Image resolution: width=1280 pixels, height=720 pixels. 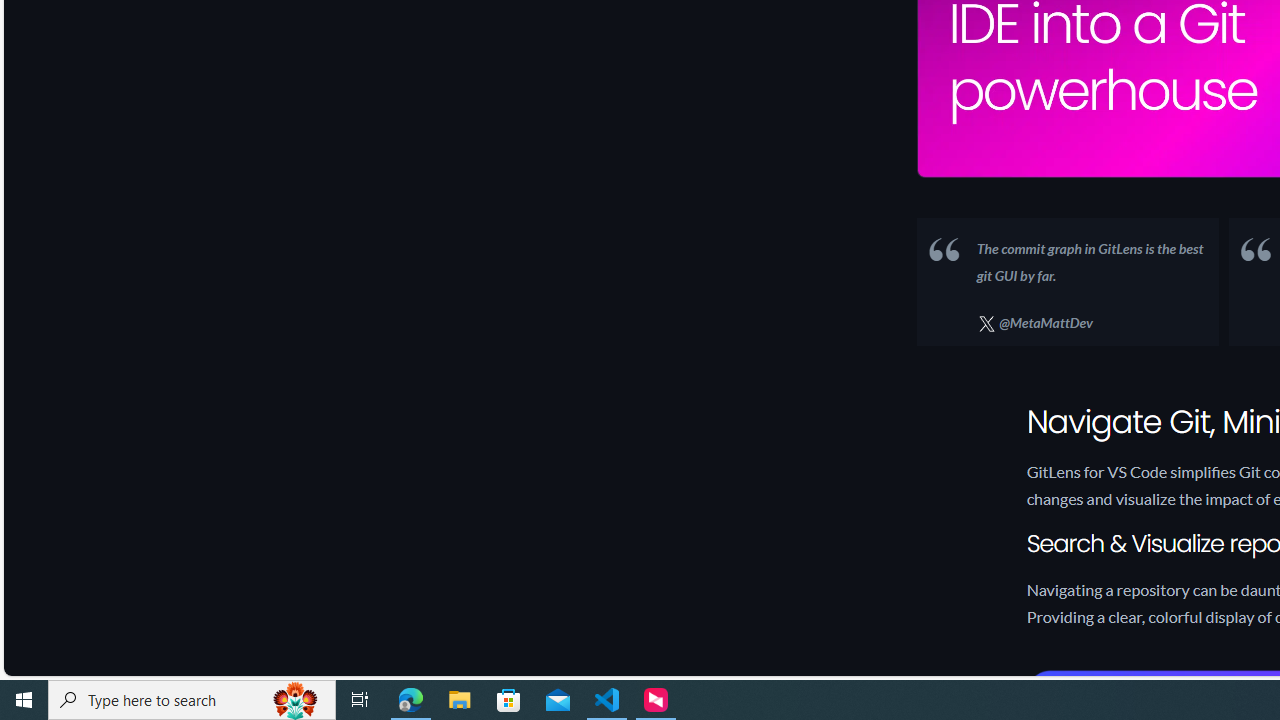 What do you see at coordinates (24, 698) in the screenshot?
I see `'Start'` at bounding box center [24, 698].